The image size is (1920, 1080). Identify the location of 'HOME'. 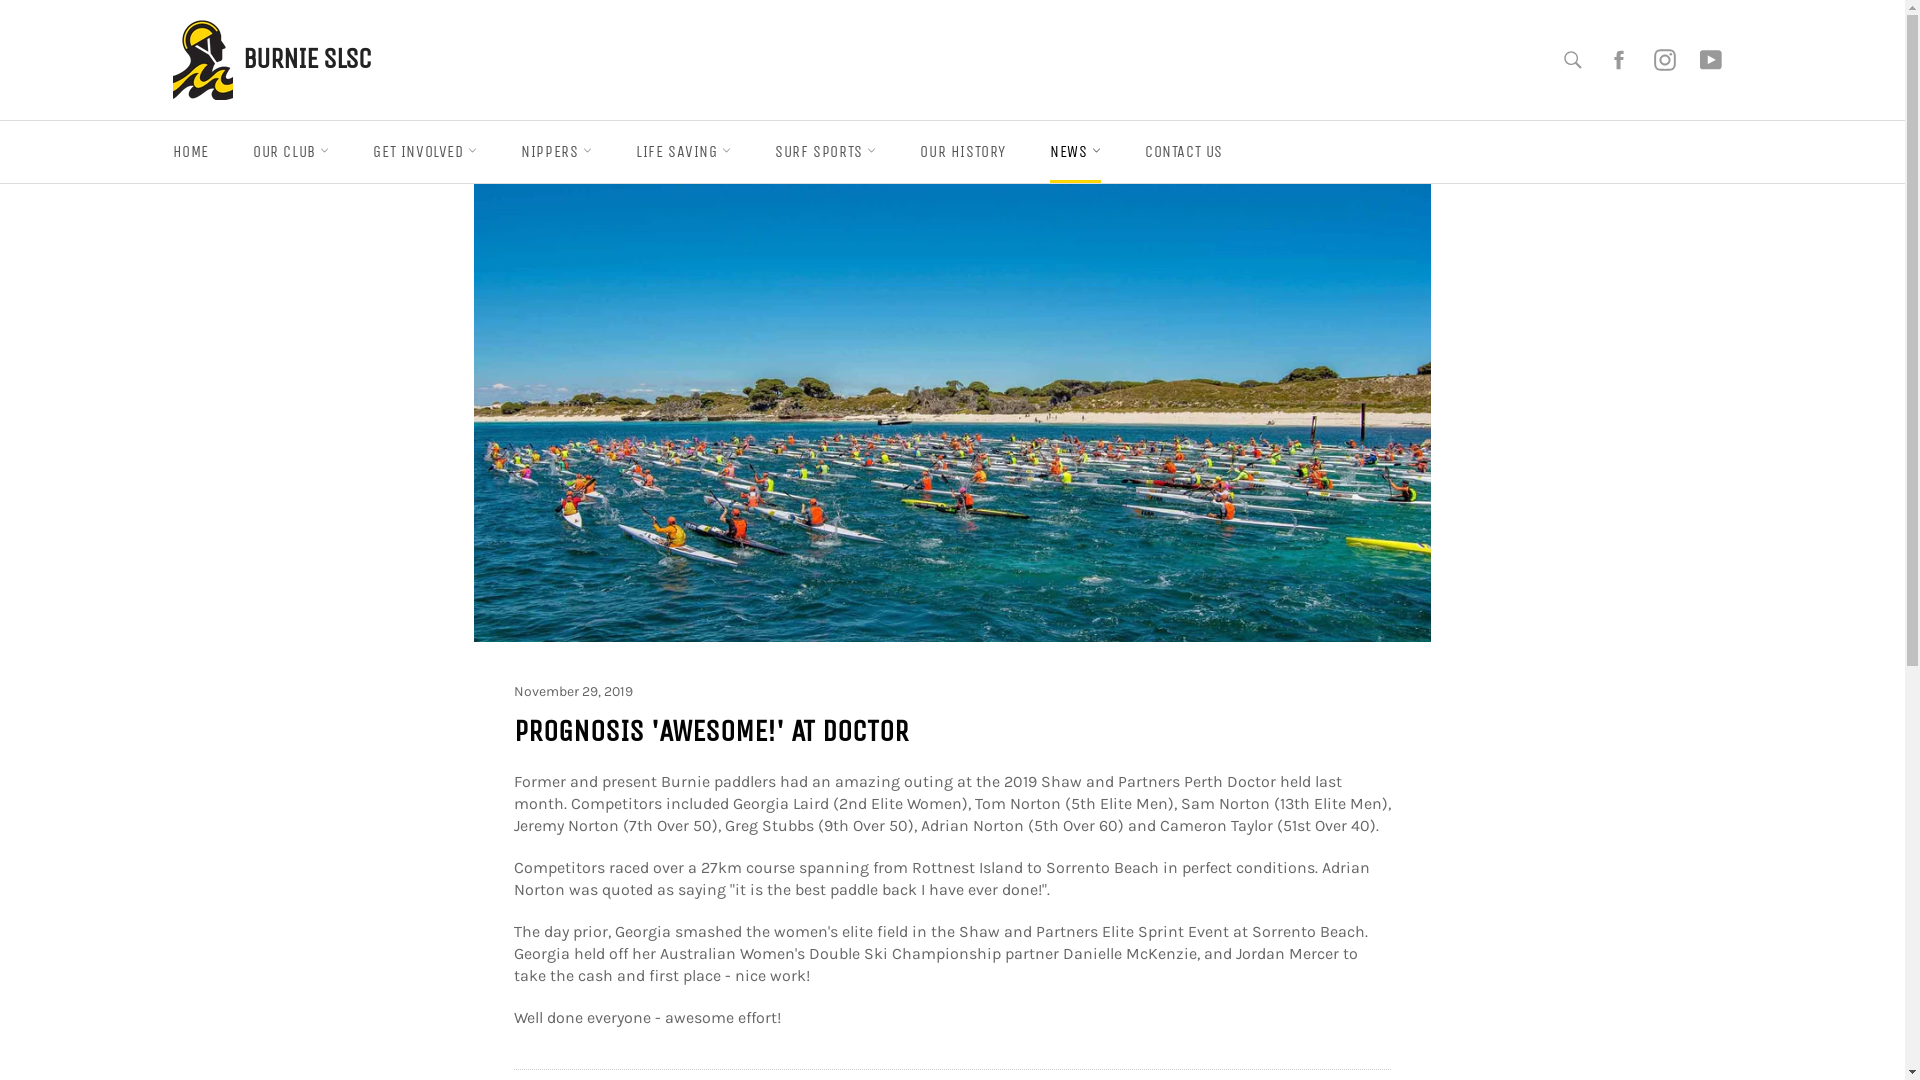
(190, 150).